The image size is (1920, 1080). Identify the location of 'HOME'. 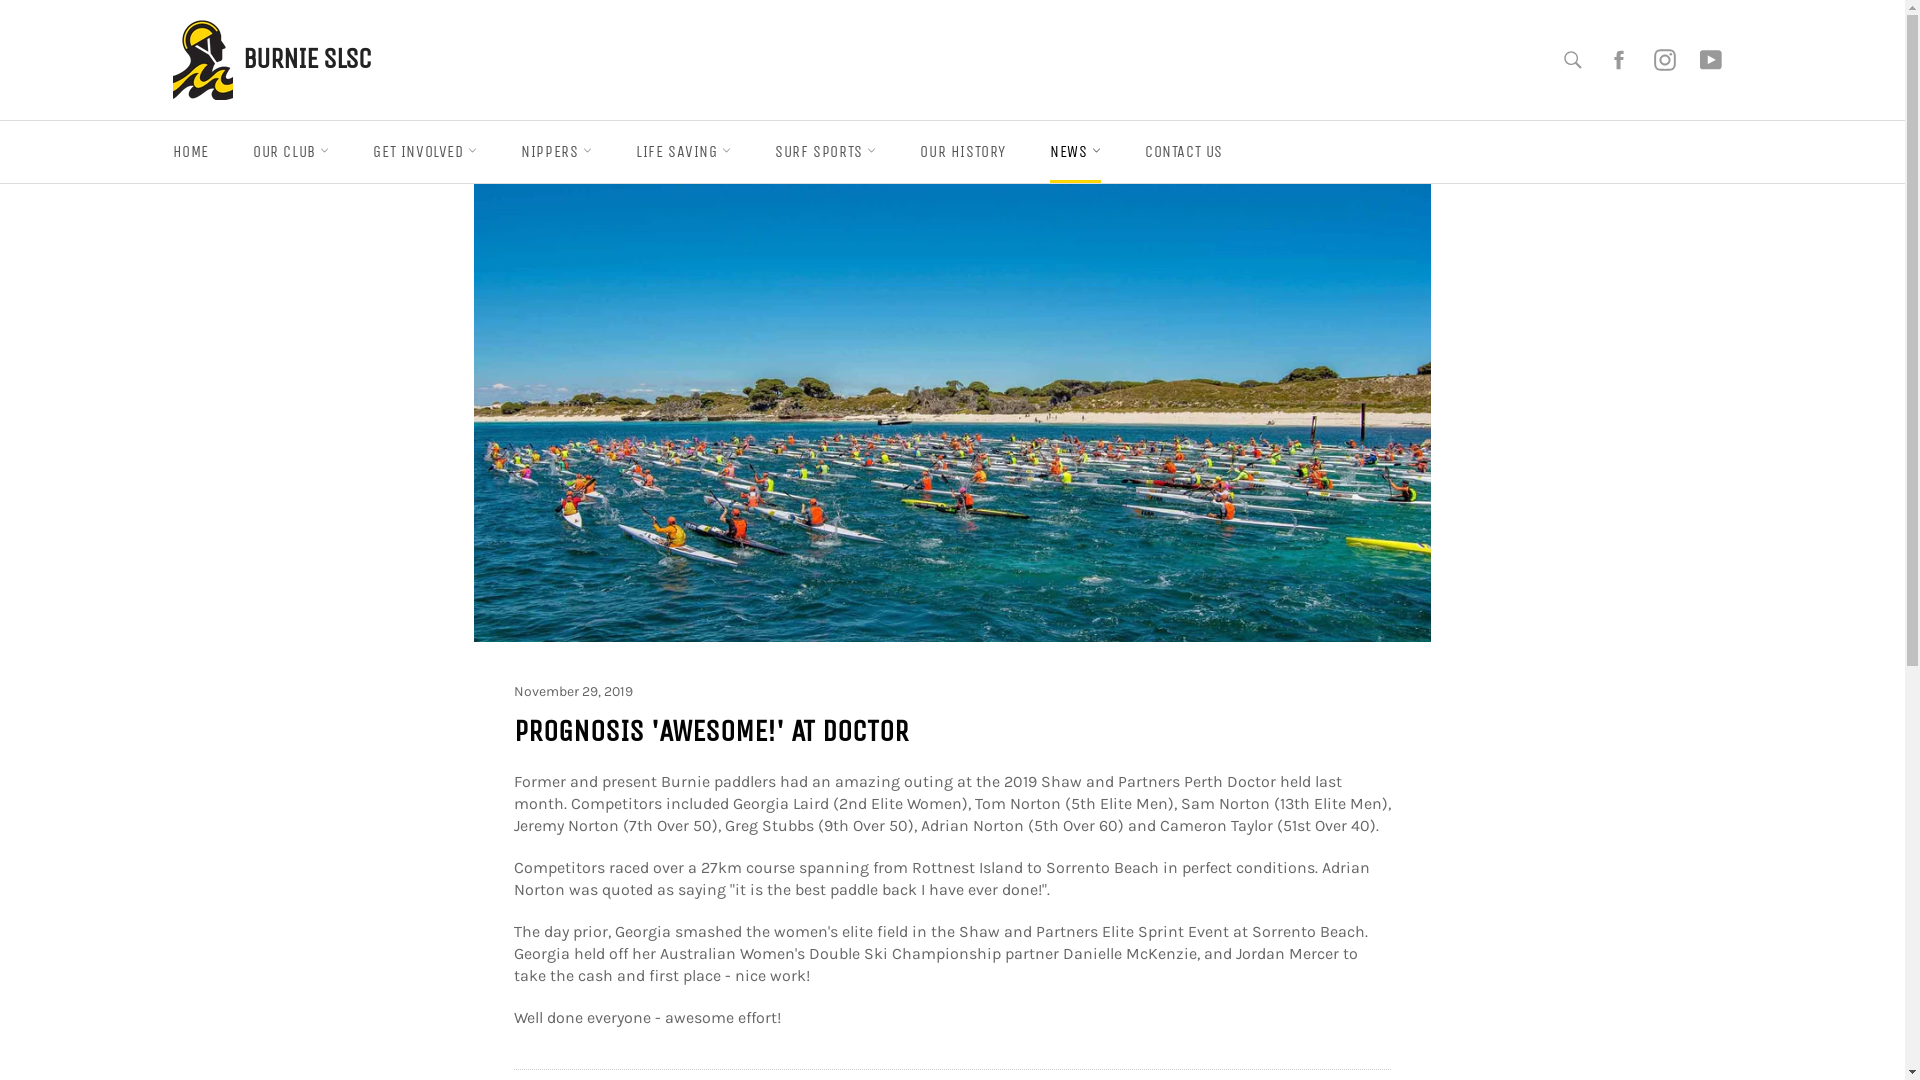
(190, 150).